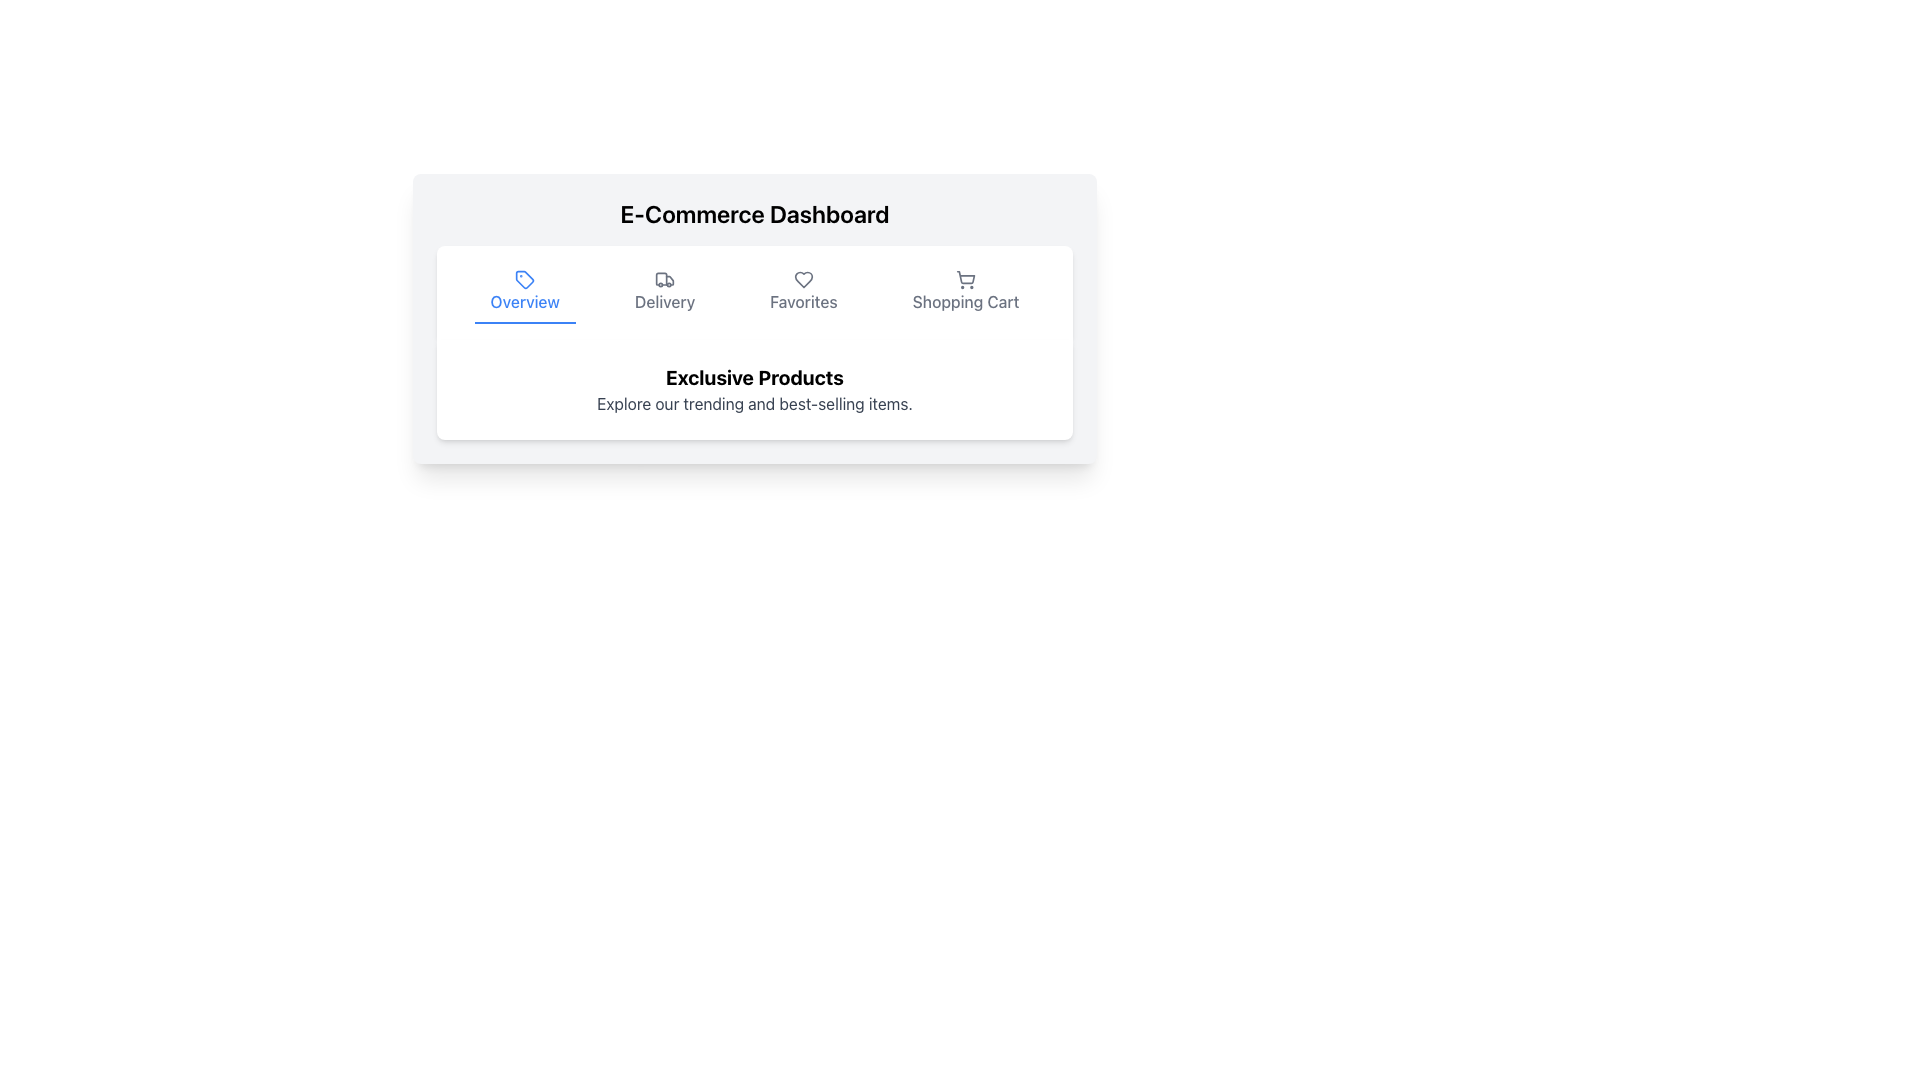  I want to click on the outlined tag-shaped icon in the navigation section, which has a light blue border and is positioned above the 'Overview' label, so click(524, 278).